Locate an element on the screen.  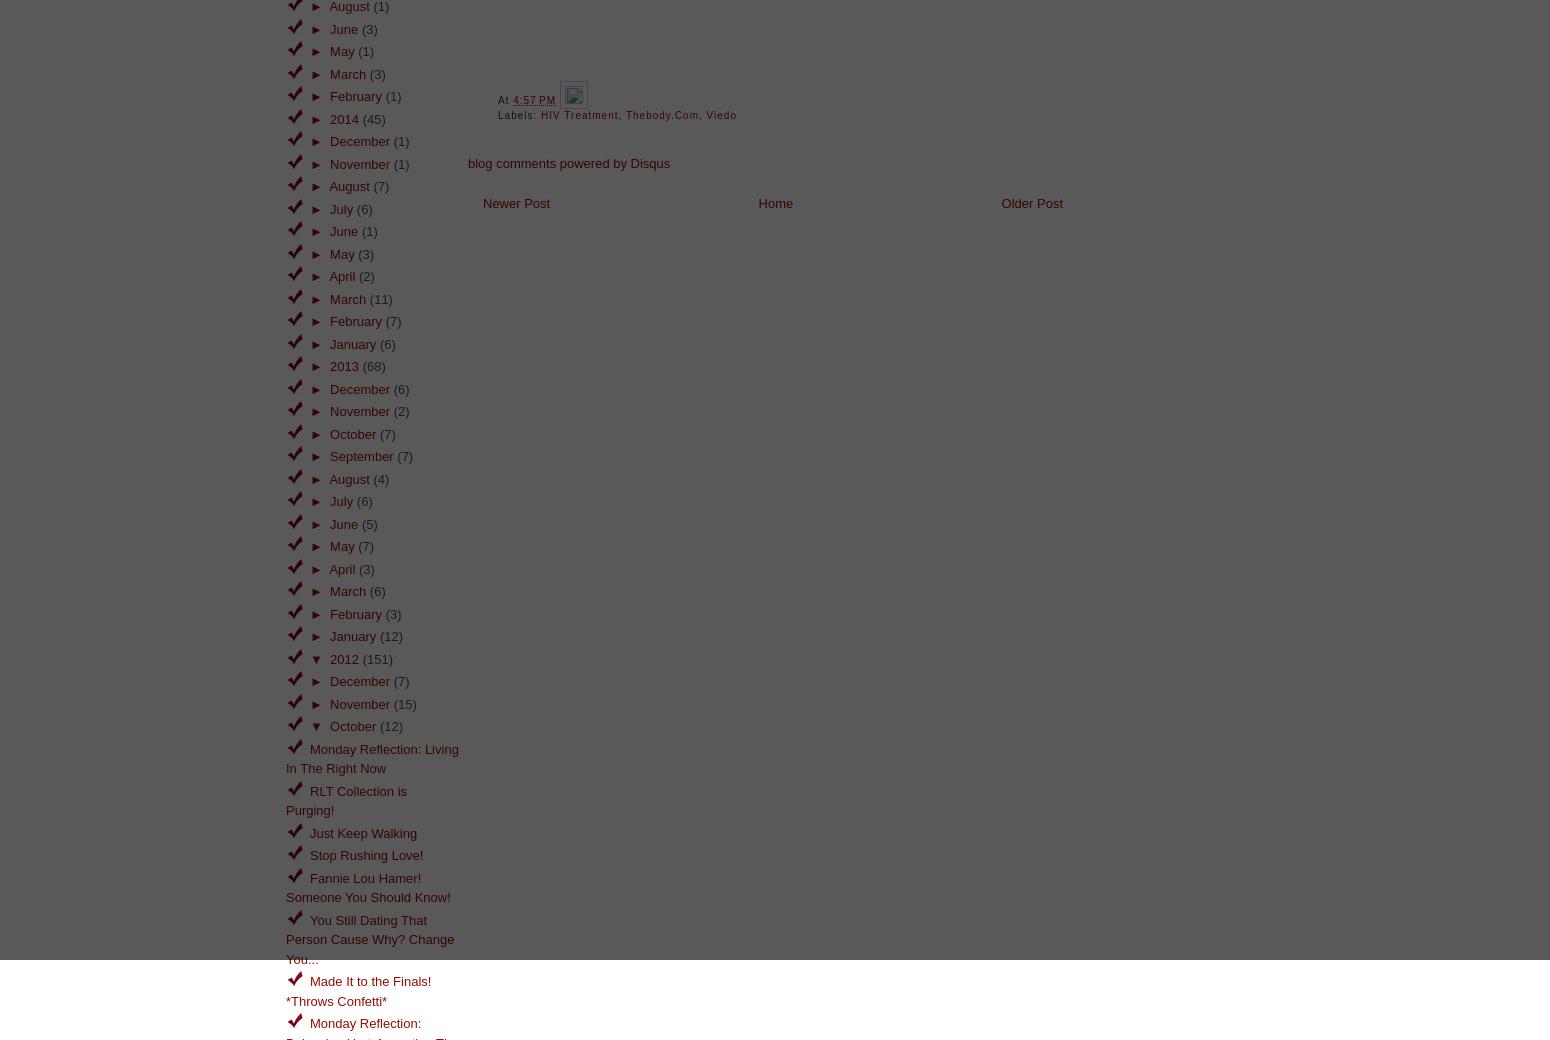
'at' is located at coordinates (504, 99).